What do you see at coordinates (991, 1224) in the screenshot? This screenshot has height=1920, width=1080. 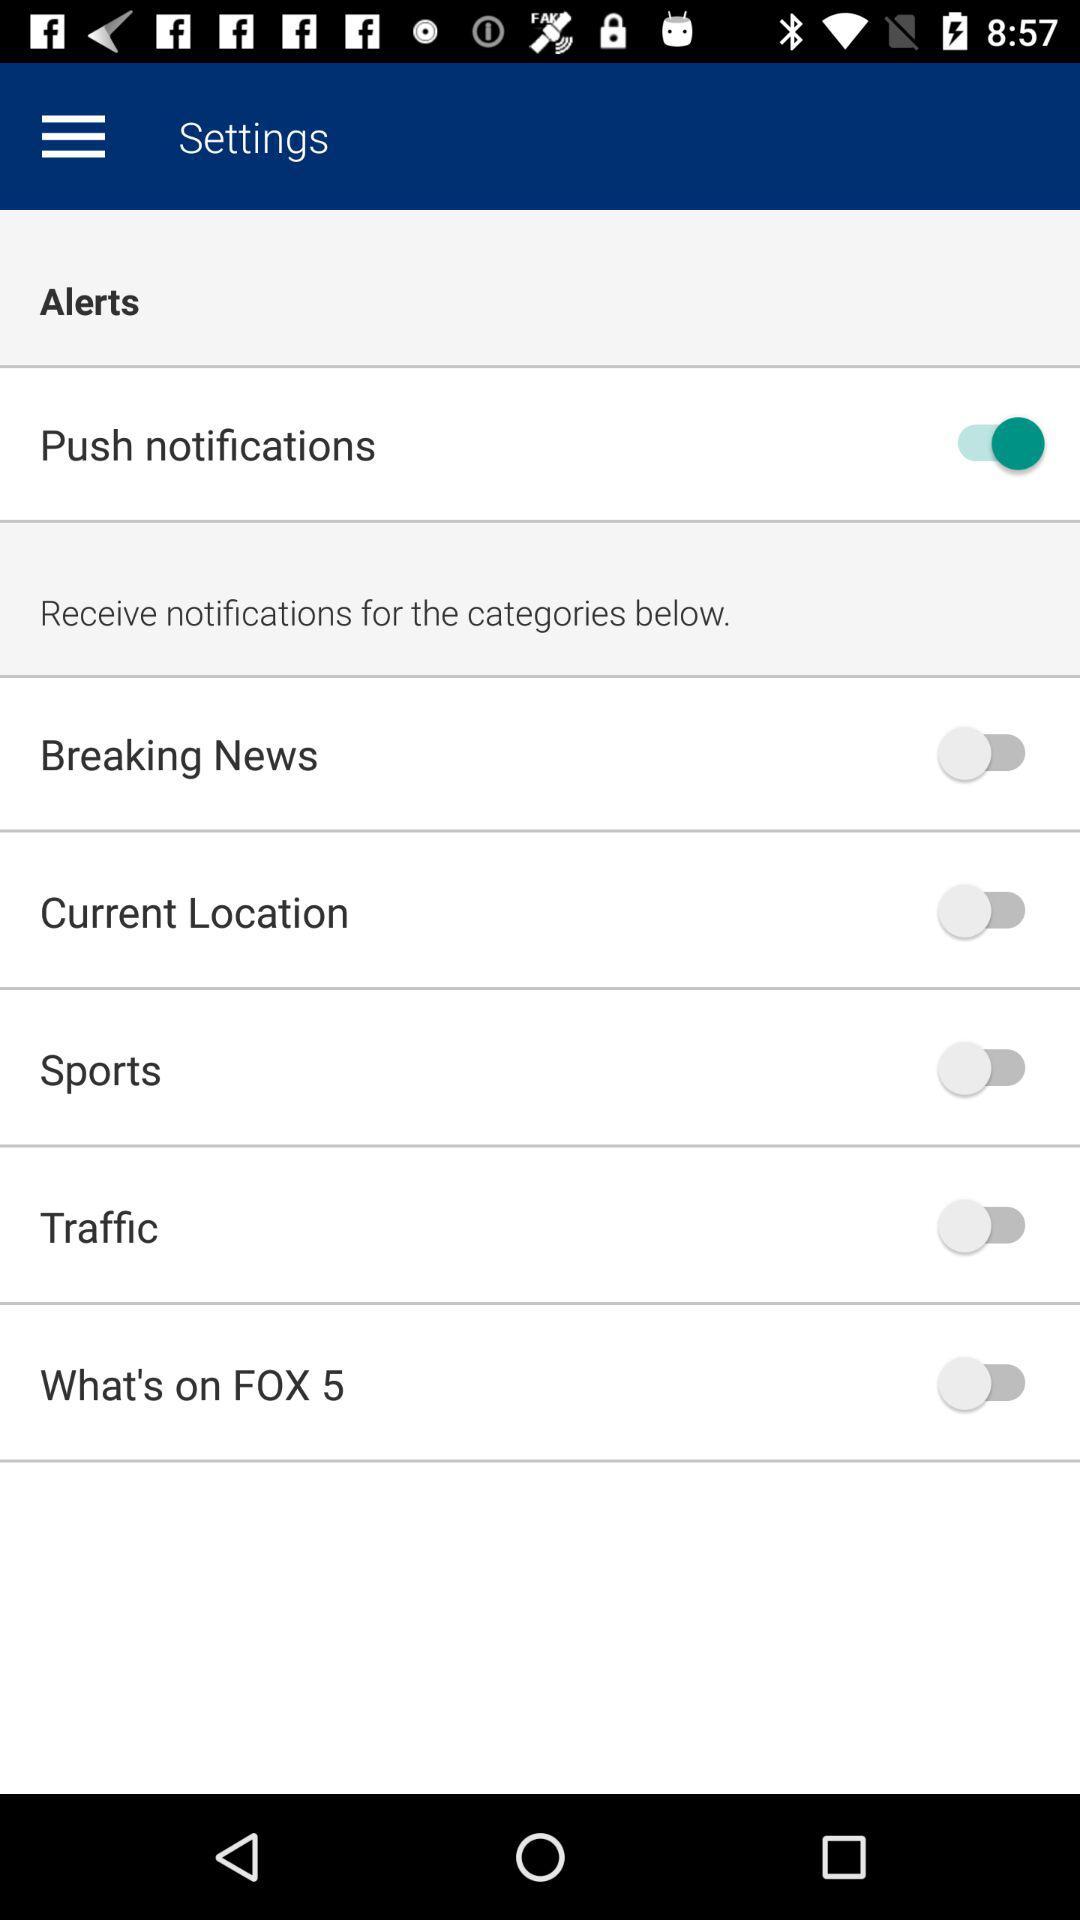 I see `set traffic on` at bounding box center [991, 1224].